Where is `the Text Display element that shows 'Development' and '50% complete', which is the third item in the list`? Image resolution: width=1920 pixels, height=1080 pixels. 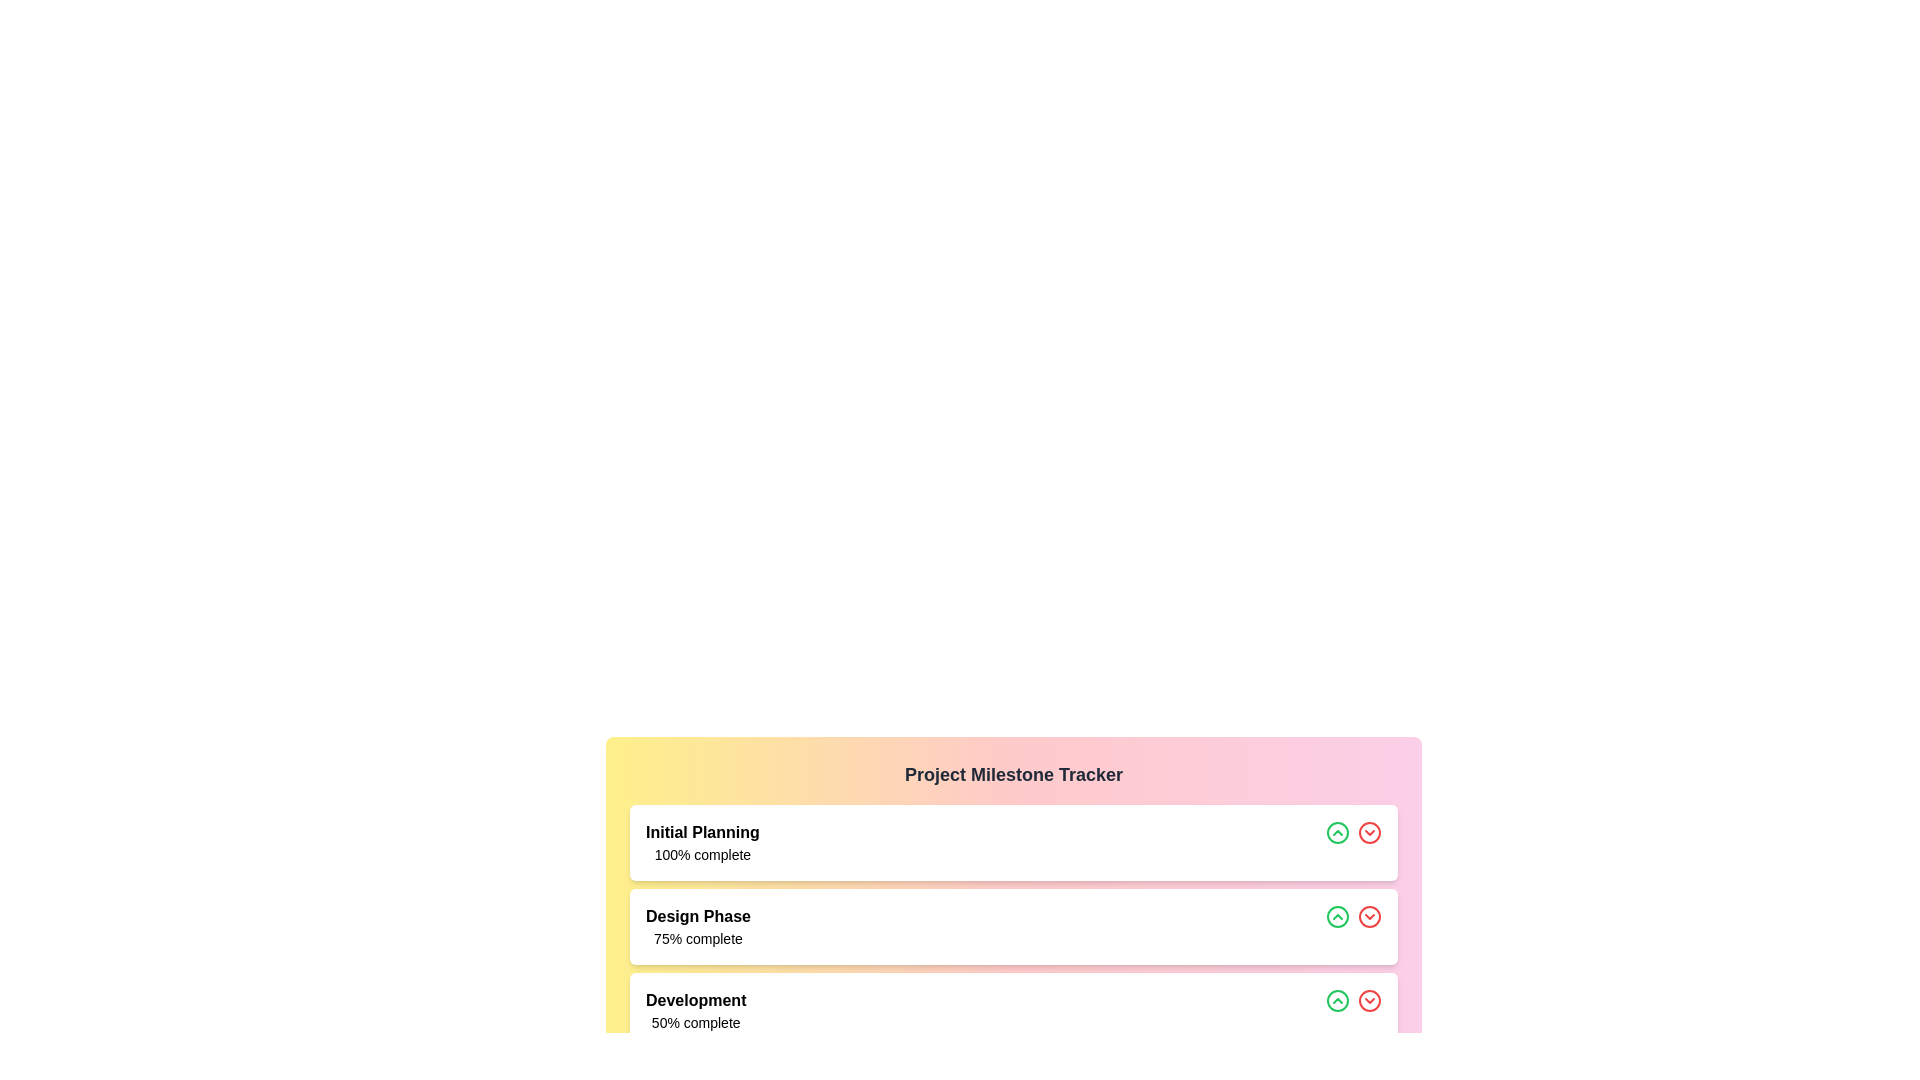 the Text Display element that shows 'Development' and '50% complete', which is the third item in the list is located at coordinates (696, 1010).